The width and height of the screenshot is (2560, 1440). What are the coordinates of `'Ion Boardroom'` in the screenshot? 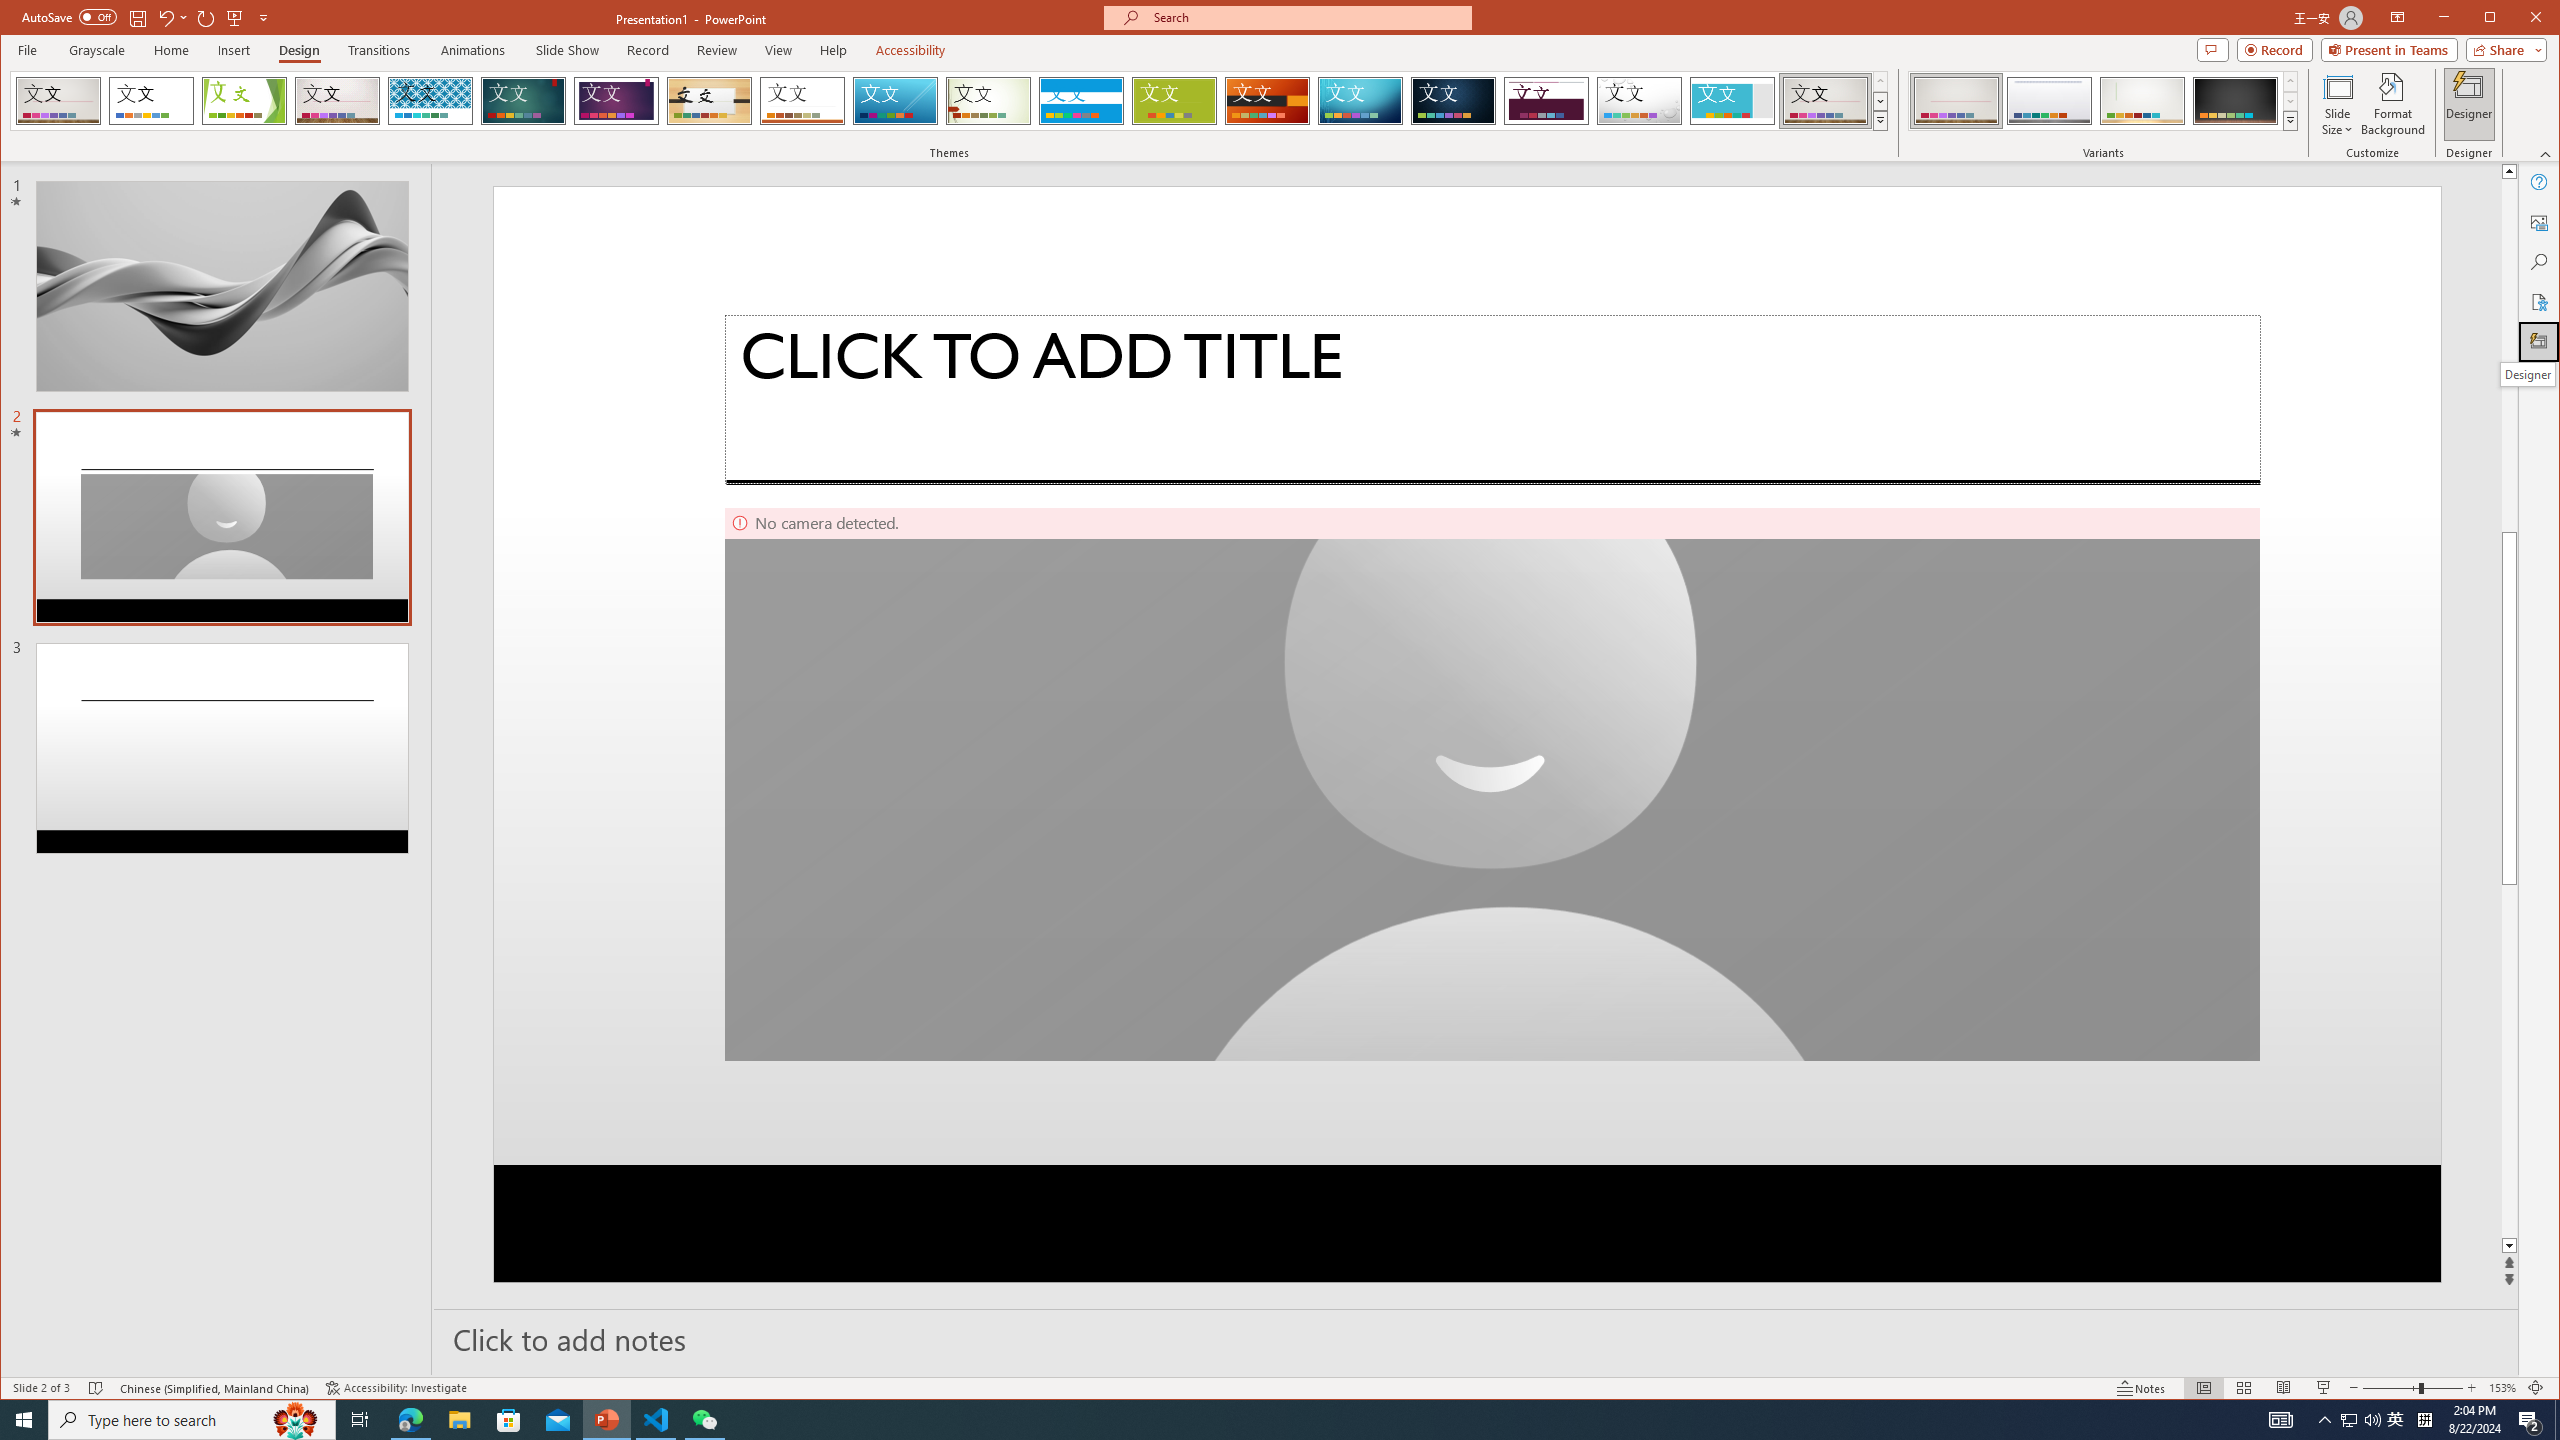 It's located at (615, 100).